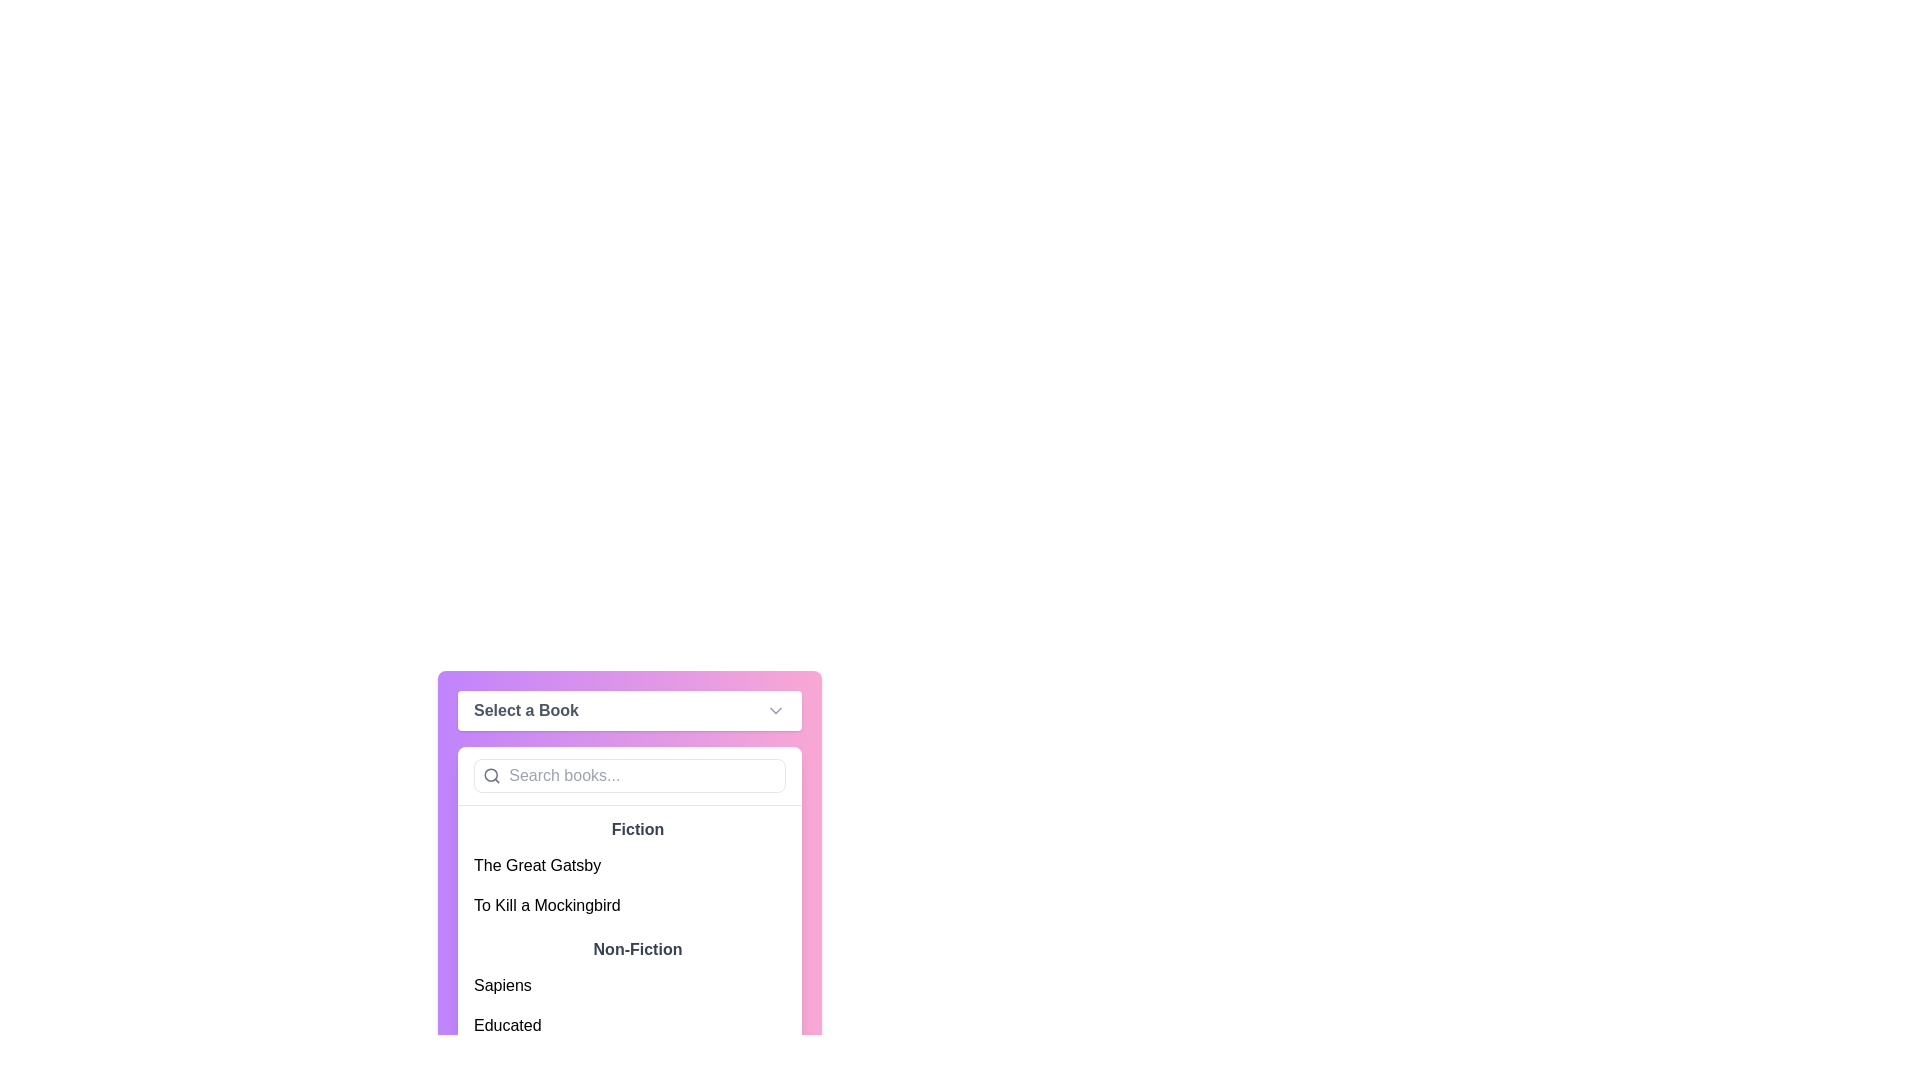 Image resolution: width=1920 pixels, height=1080 pixels. Describe the element at coordinates (628, 1026) in the screenshot. I see `the List item labeled 'Educated' in the dropdown menu under the 'Non-Fiction' category to trigger a visual highlight effect` at that location.